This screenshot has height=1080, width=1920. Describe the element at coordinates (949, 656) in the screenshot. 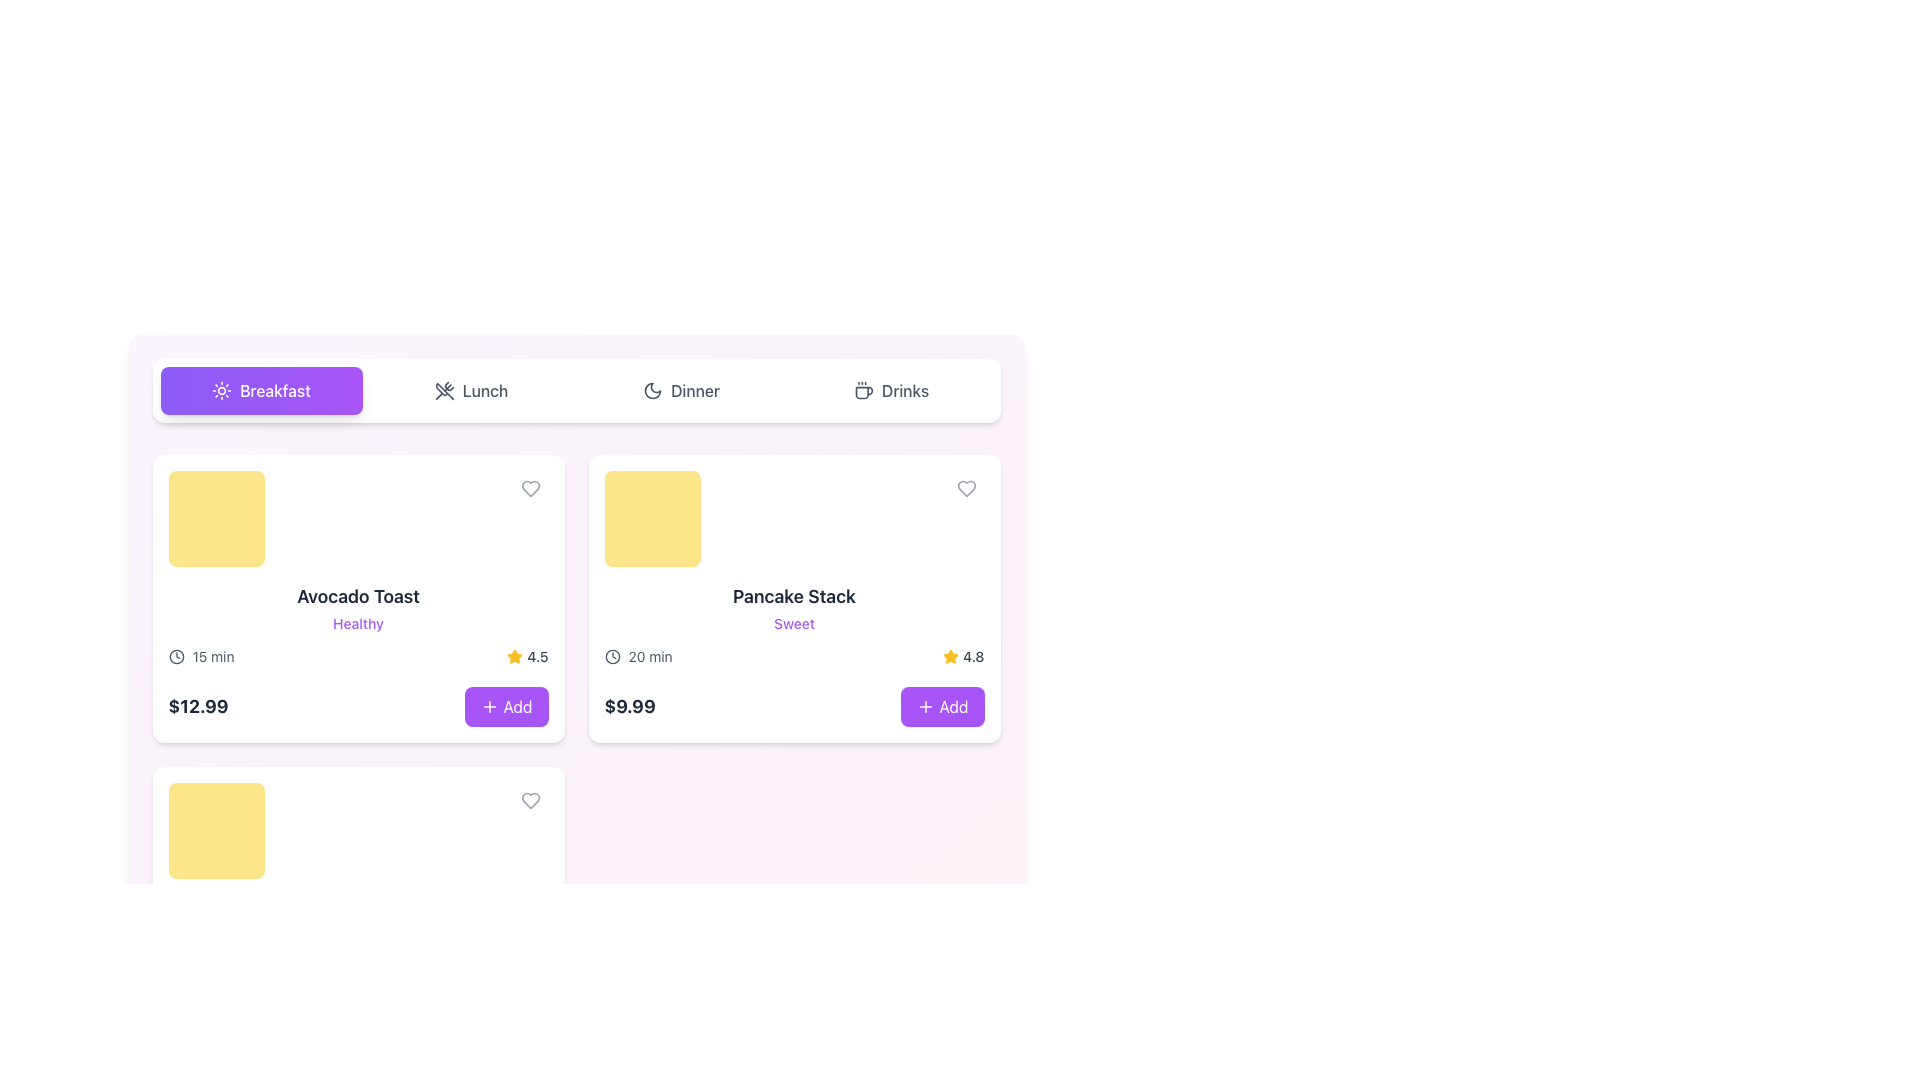

I see `the vibrant yellow star-shaped icon indicating a rating of '4.8' for the 'Pancake Stack' item, located in the bottom-right corner of its card` at that location.